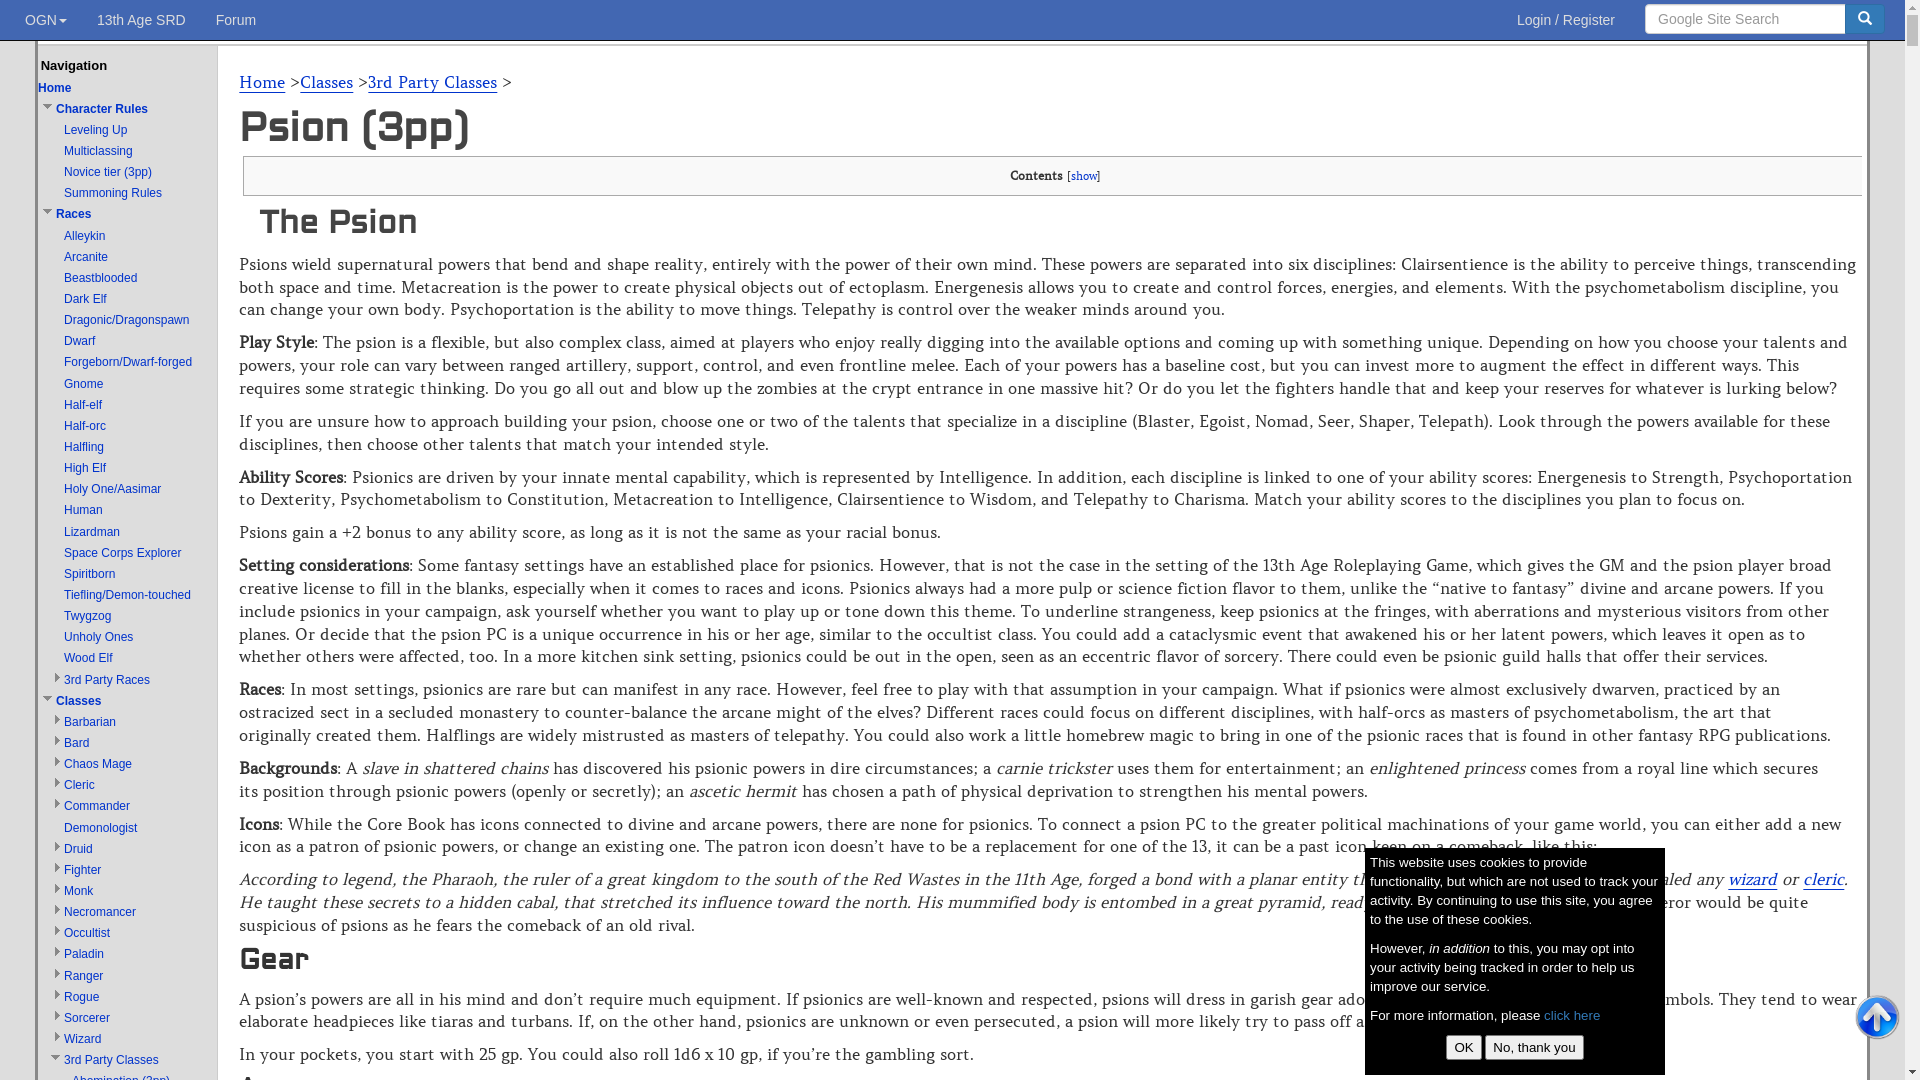  Describe the element at coordinates (81, 405) in the screenshot. I see `'Half-elf'` at that location.